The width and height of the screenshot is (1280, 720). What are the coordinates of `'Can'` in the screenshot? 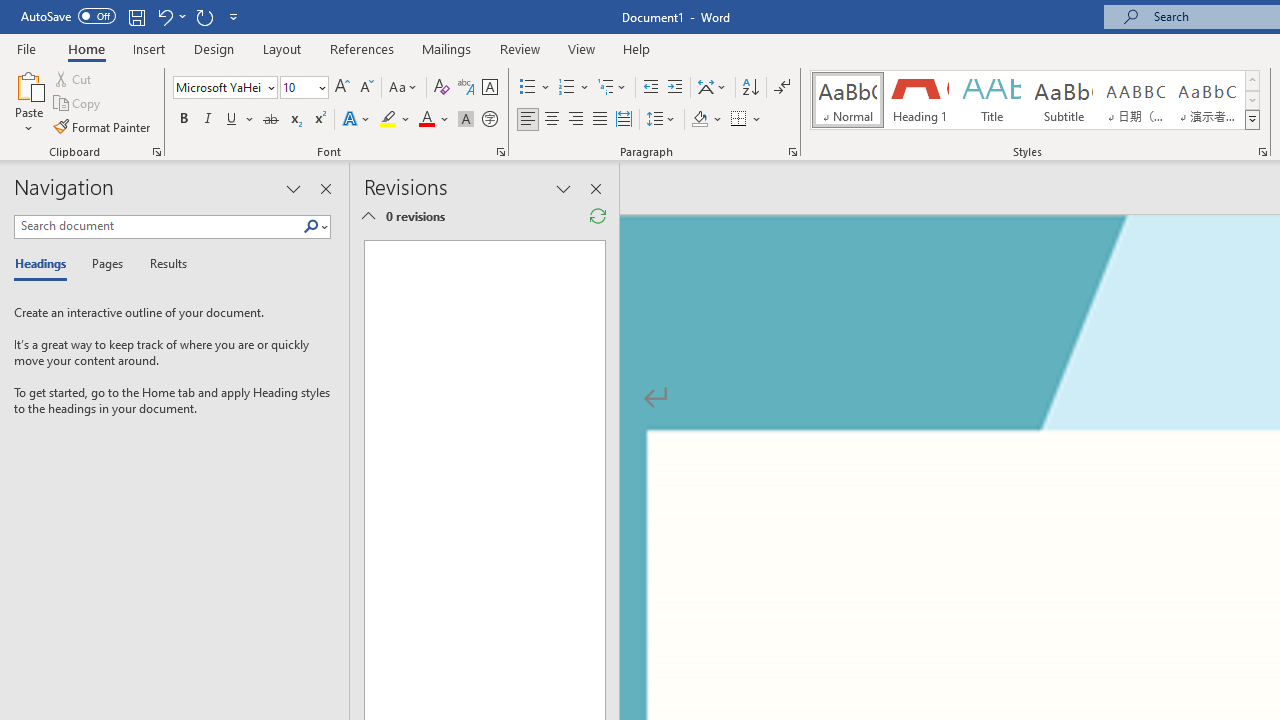 It's located at (204, 16).